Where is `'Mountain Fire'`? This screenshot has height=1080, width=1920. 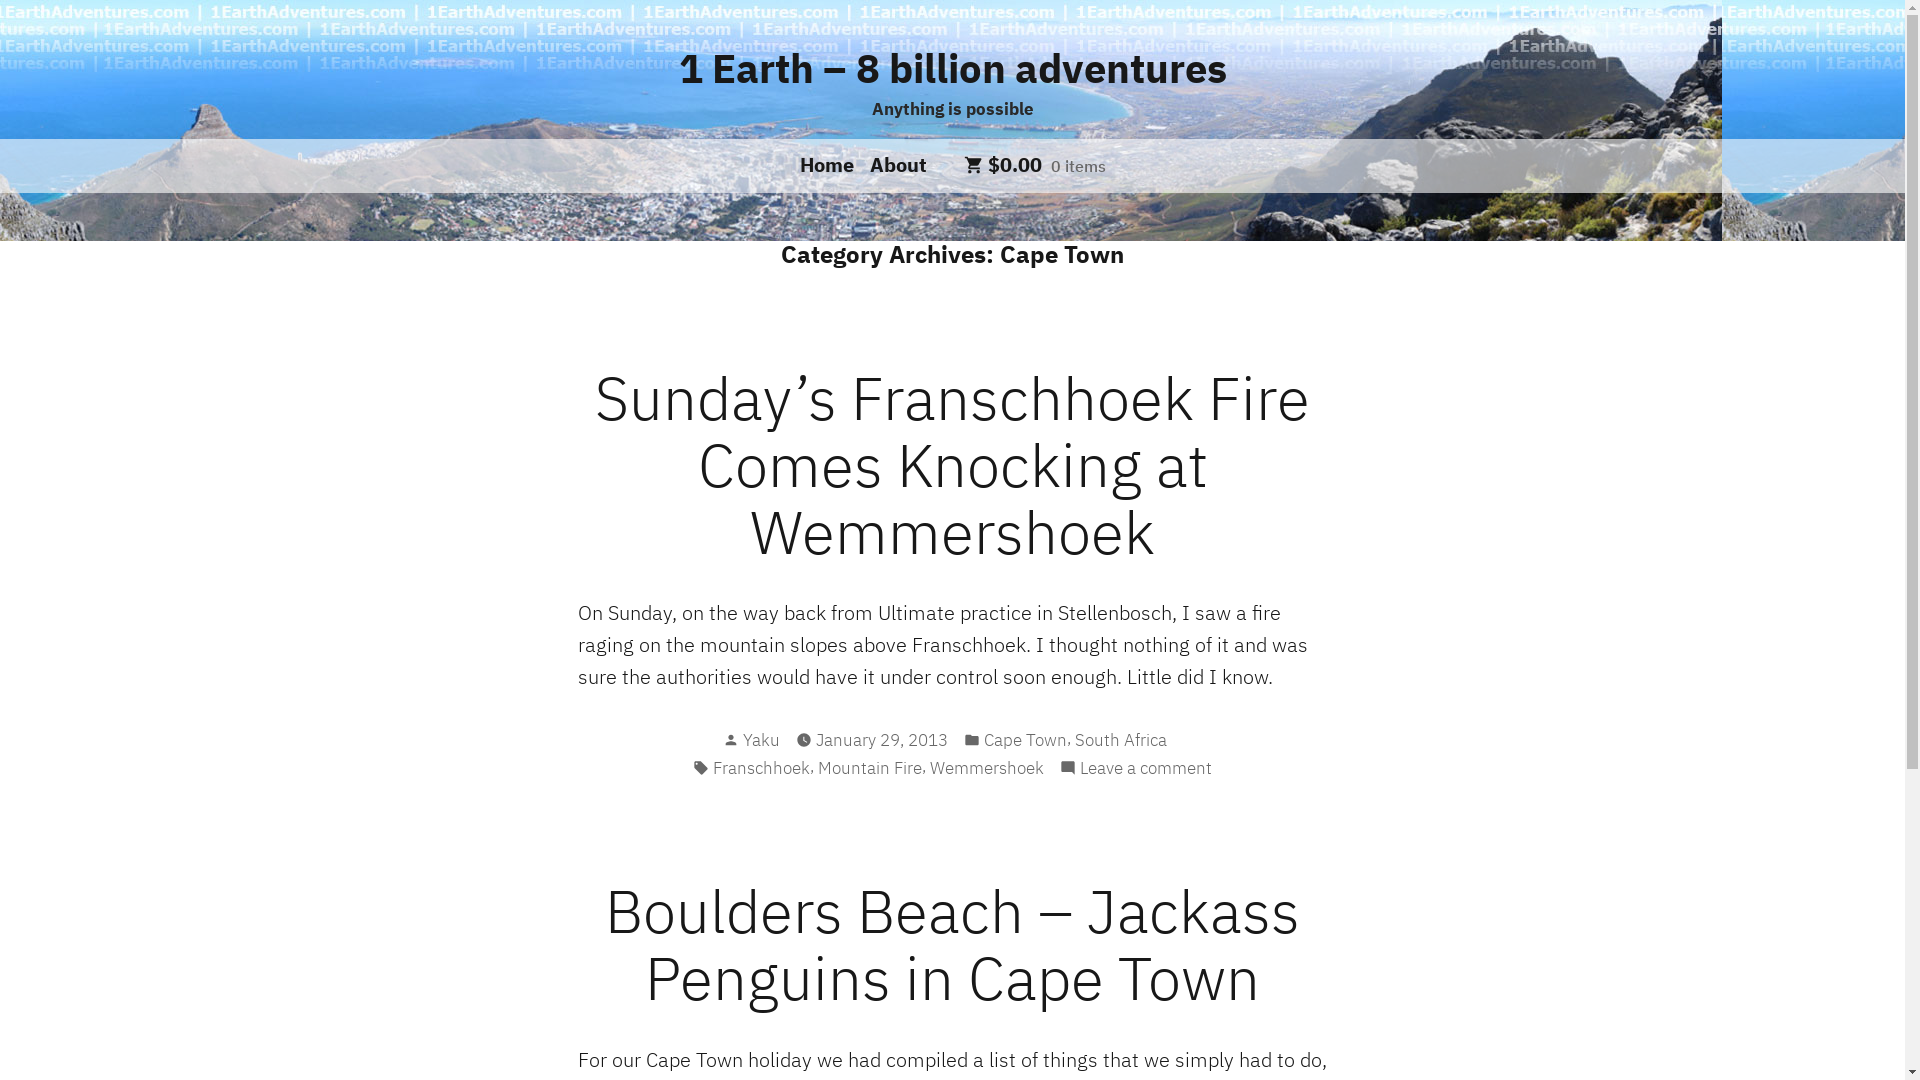
'Mountain Fire' is located at coordinates (817, 767).